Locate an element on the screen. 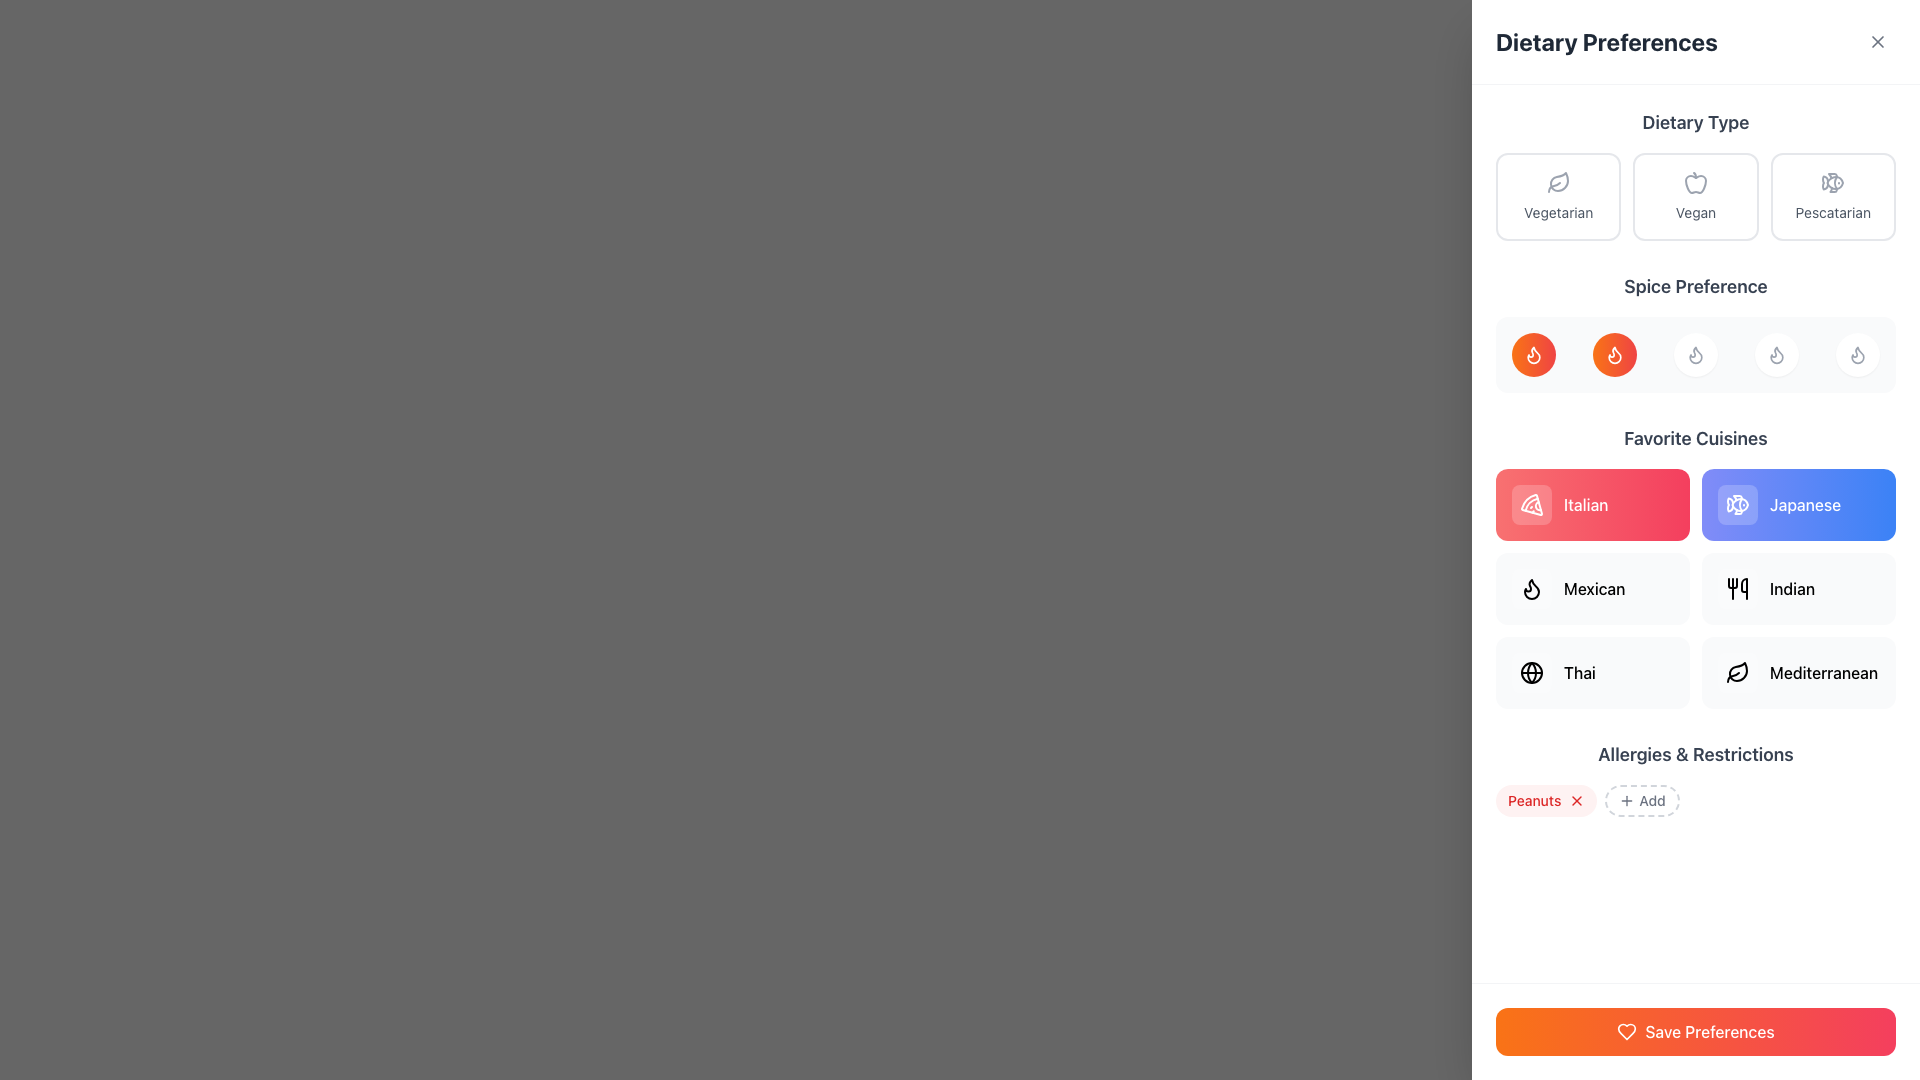 The width and height of the screenshot is (1920, 1080). the close or cancel icon, represented by a minimalistic gray 'X' shape, located in the top right corner adjacent to the title 'Dietary Preferences' is located at coordinates (1876, 42).